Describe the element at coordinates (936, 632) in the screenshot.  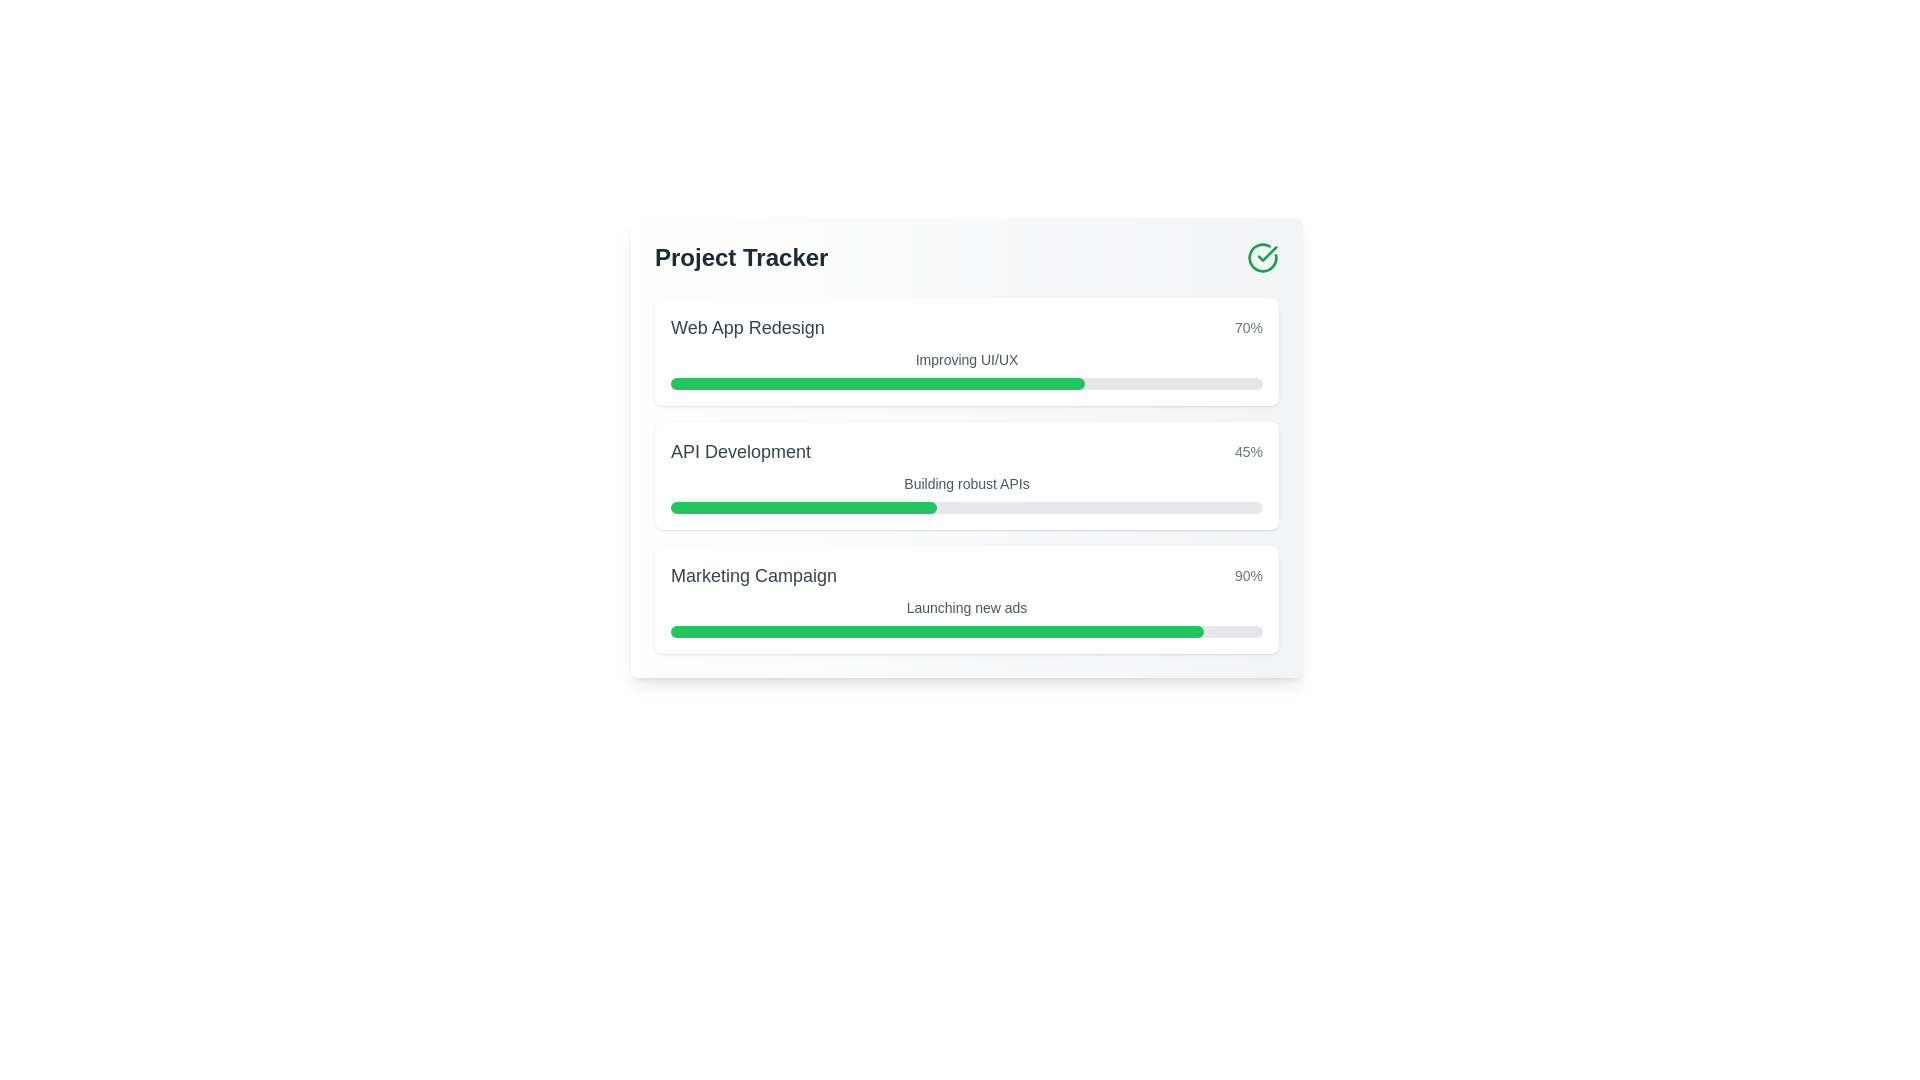
I see `the visual fill percentage of the Progress Bar Segment representing the 'Marketing Campaign' task, which is filled to 90%` at that location.